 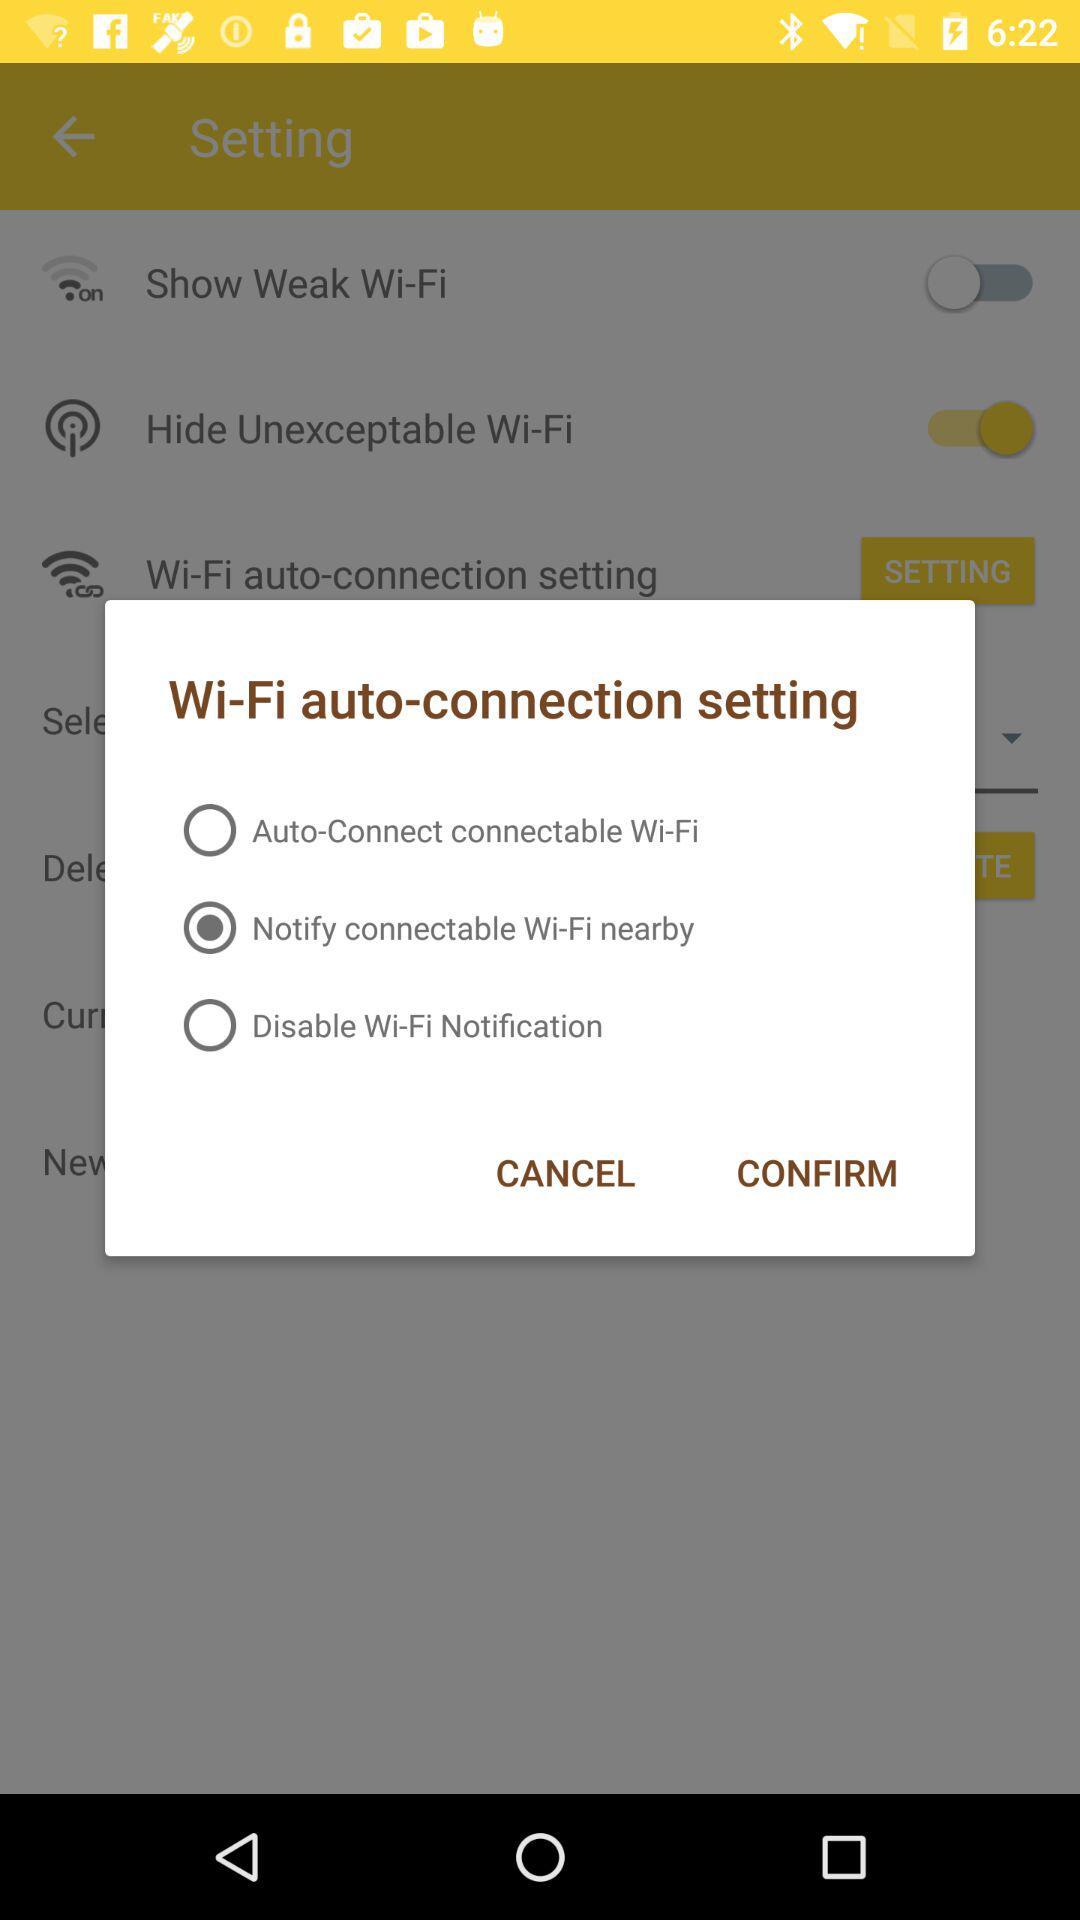 What do you see at coordinates (817, 1172) in the screenshot?
I see `the confirm icon` at bounding box center [817, 1172].